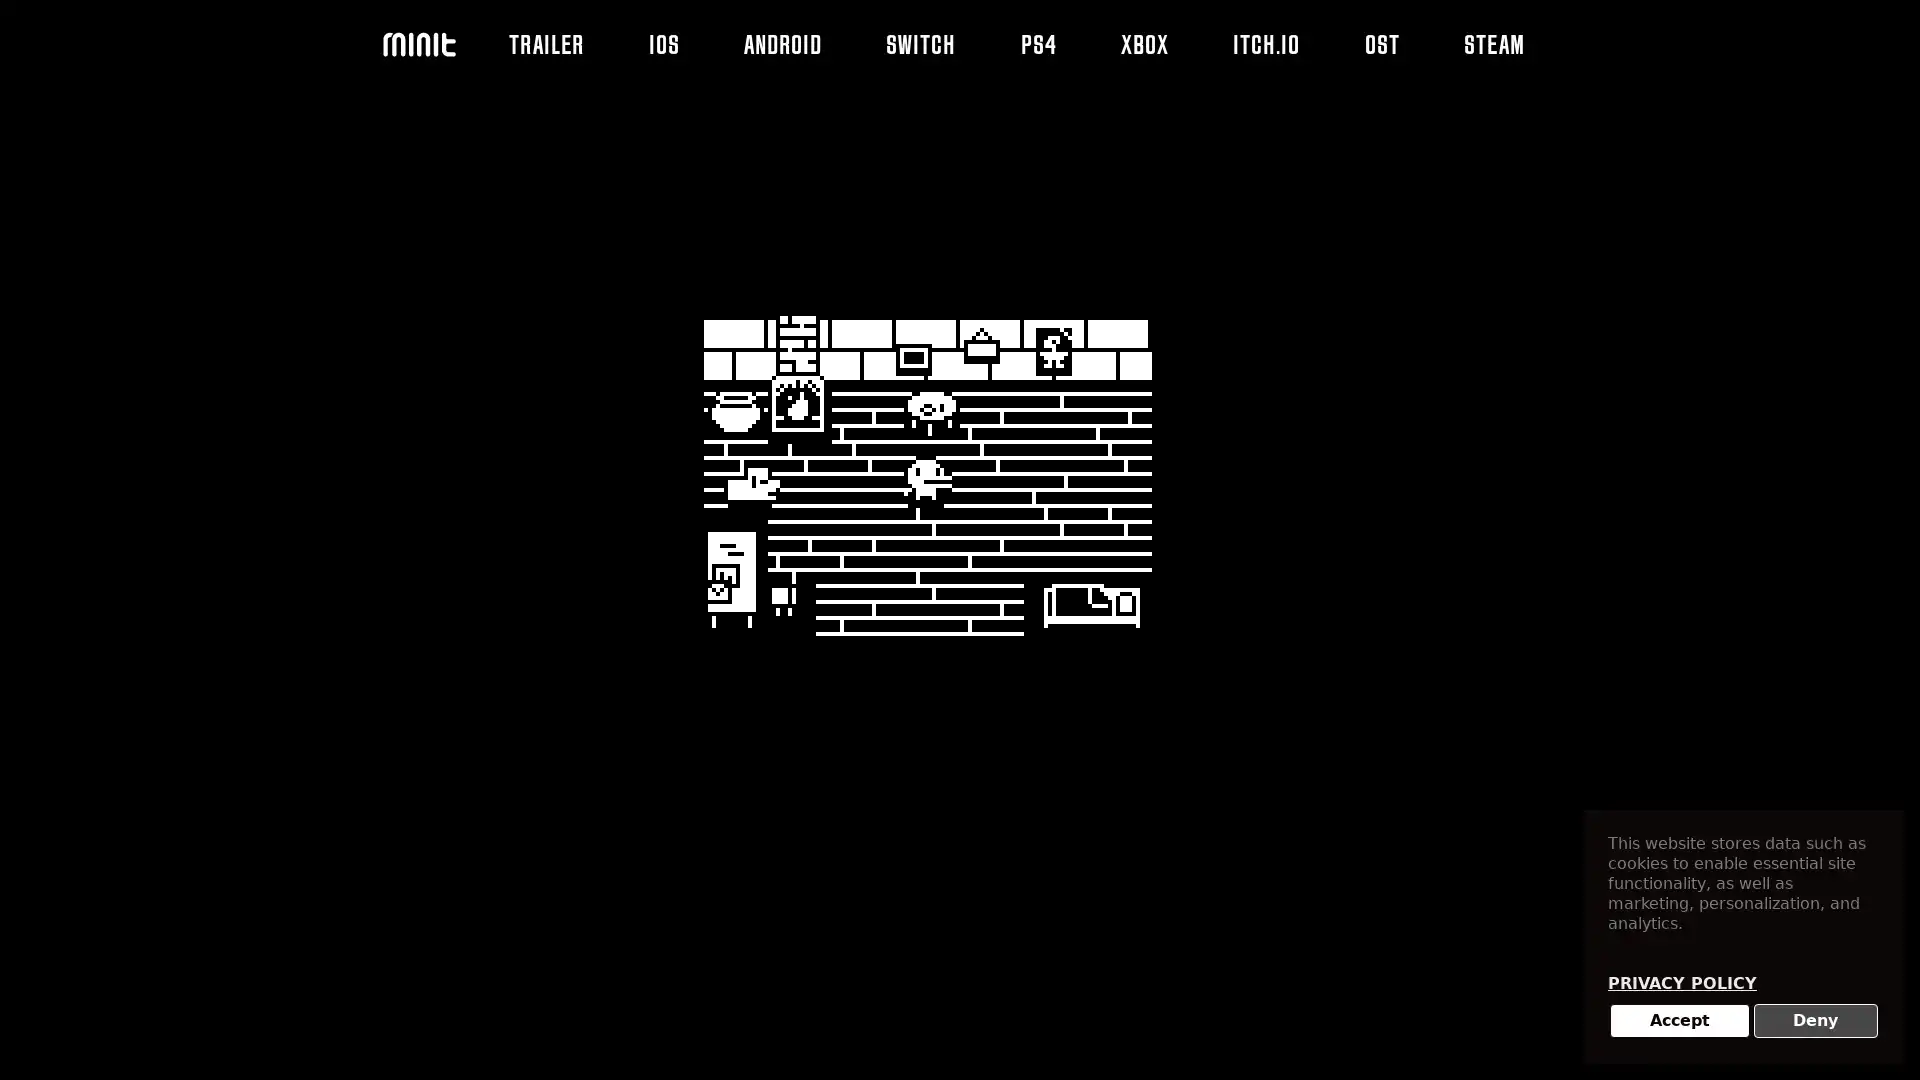 The height and width of the screenshot is (1080, 1920). What do you see at coordinates (1679, 1021) in the screenshot?
I see `Accept` at bounding box center [1679, 1021].